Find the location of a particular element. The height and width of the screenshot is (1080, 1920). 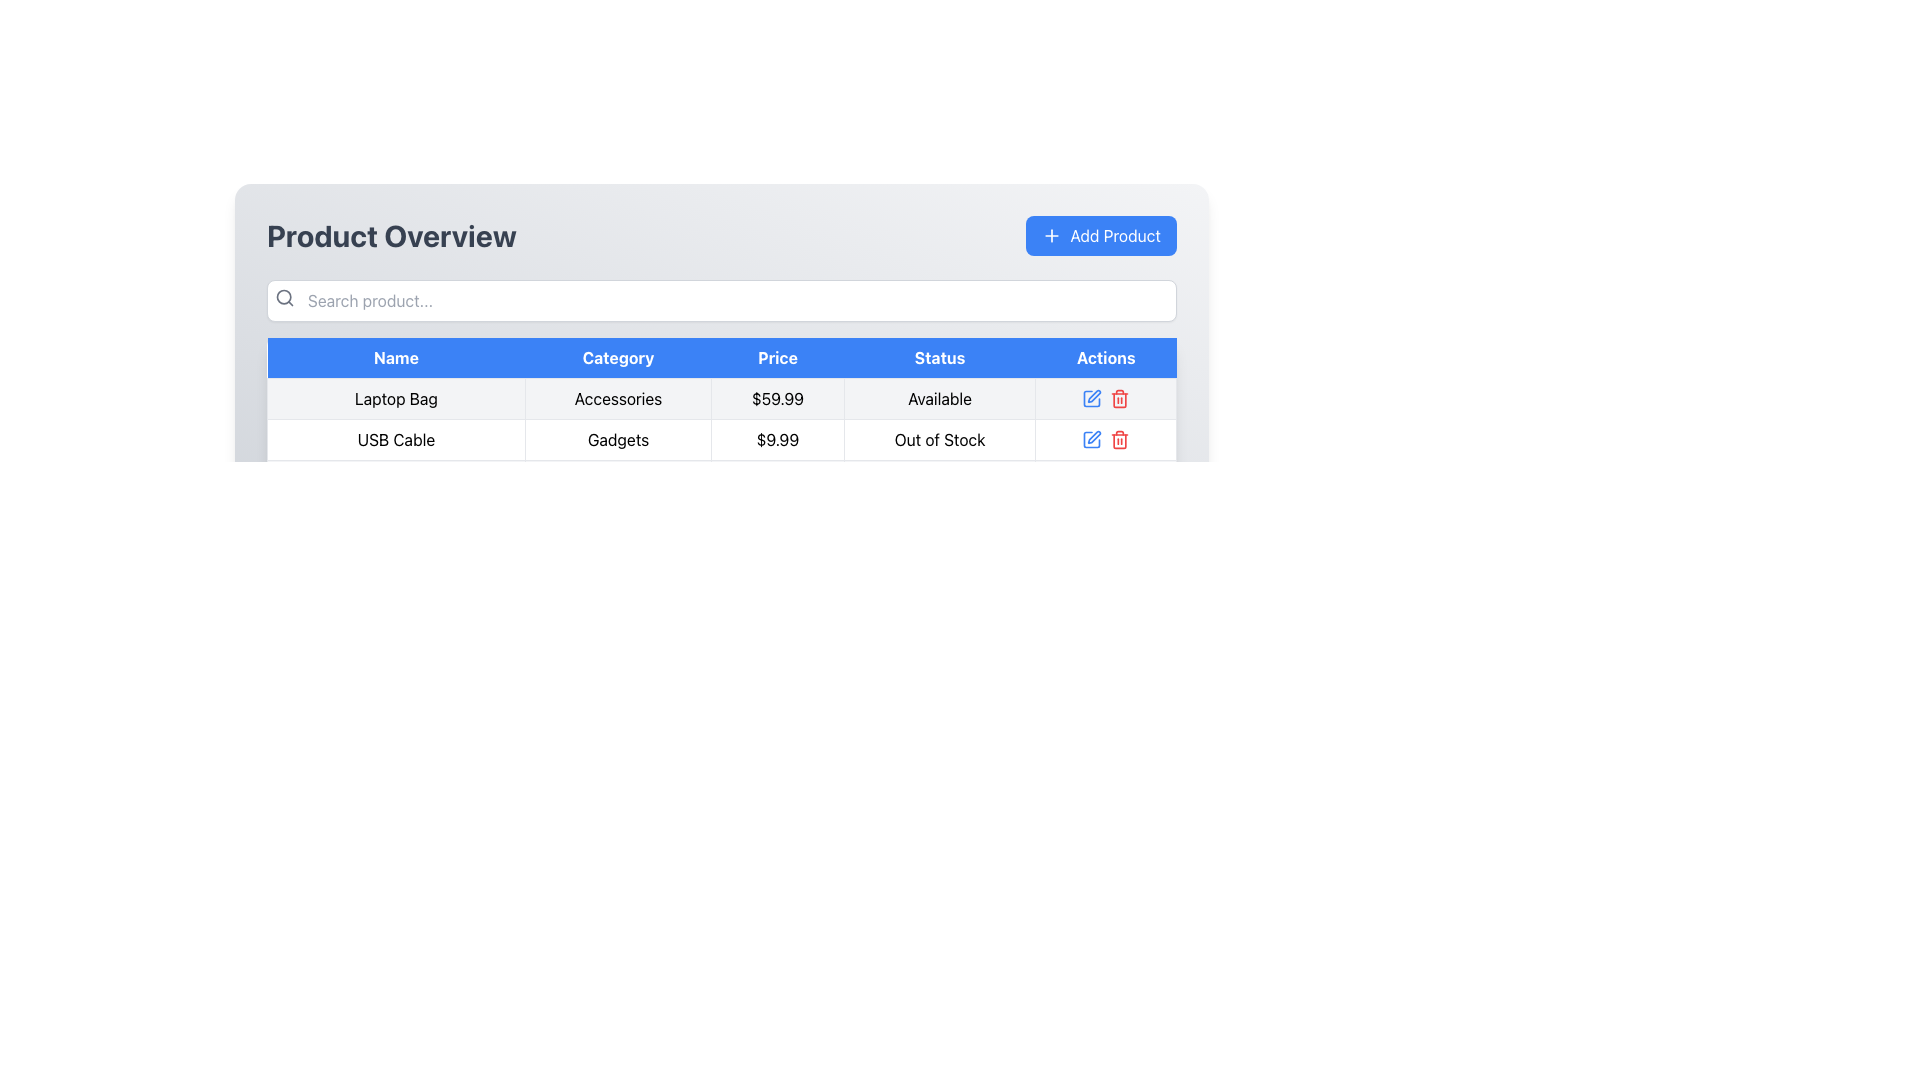

the second row of the 'Product Overview' table that contains details about the product 'USB Cable', including its category, price, and availability status is located at coordinates (720, 438).